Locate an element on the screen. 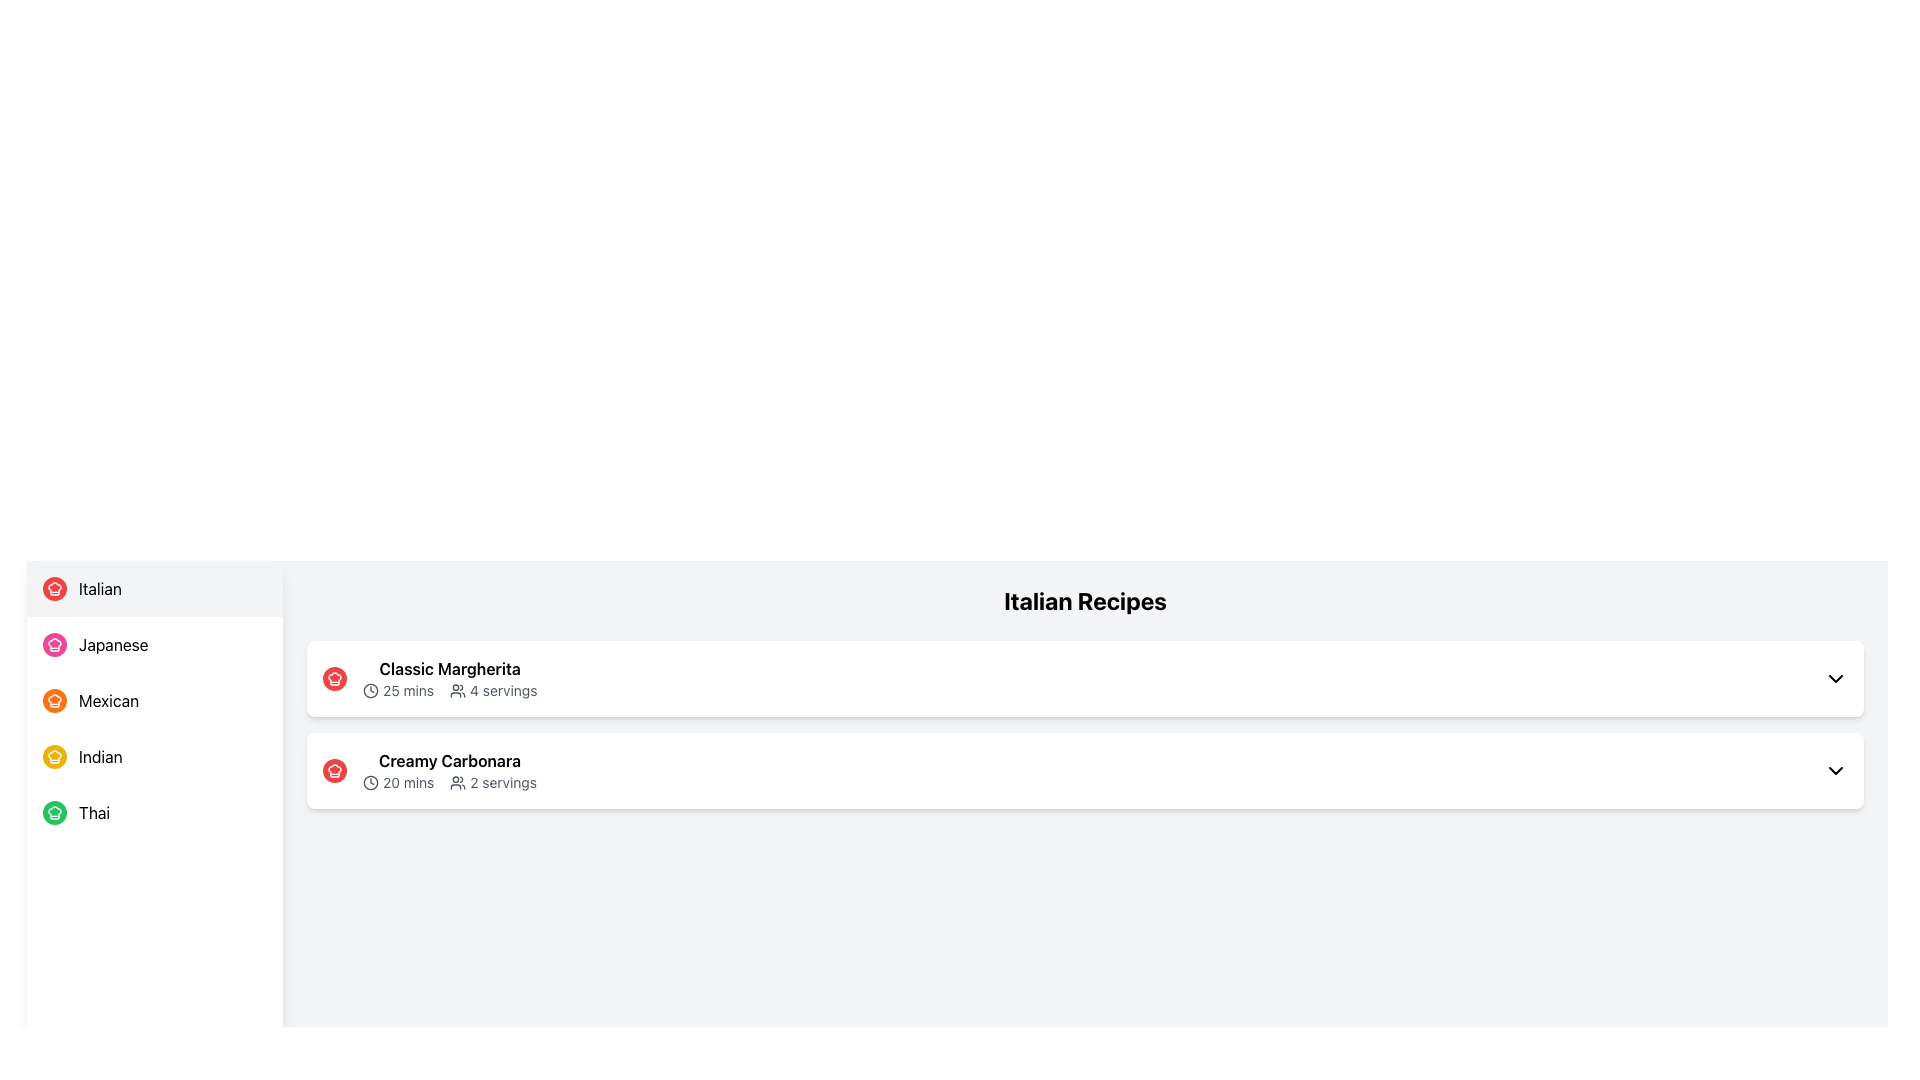 The height and width of the screenshot is (1080, 1920). the text label 'Italian' in the cuisine menu is located at coordinates (99, 588).